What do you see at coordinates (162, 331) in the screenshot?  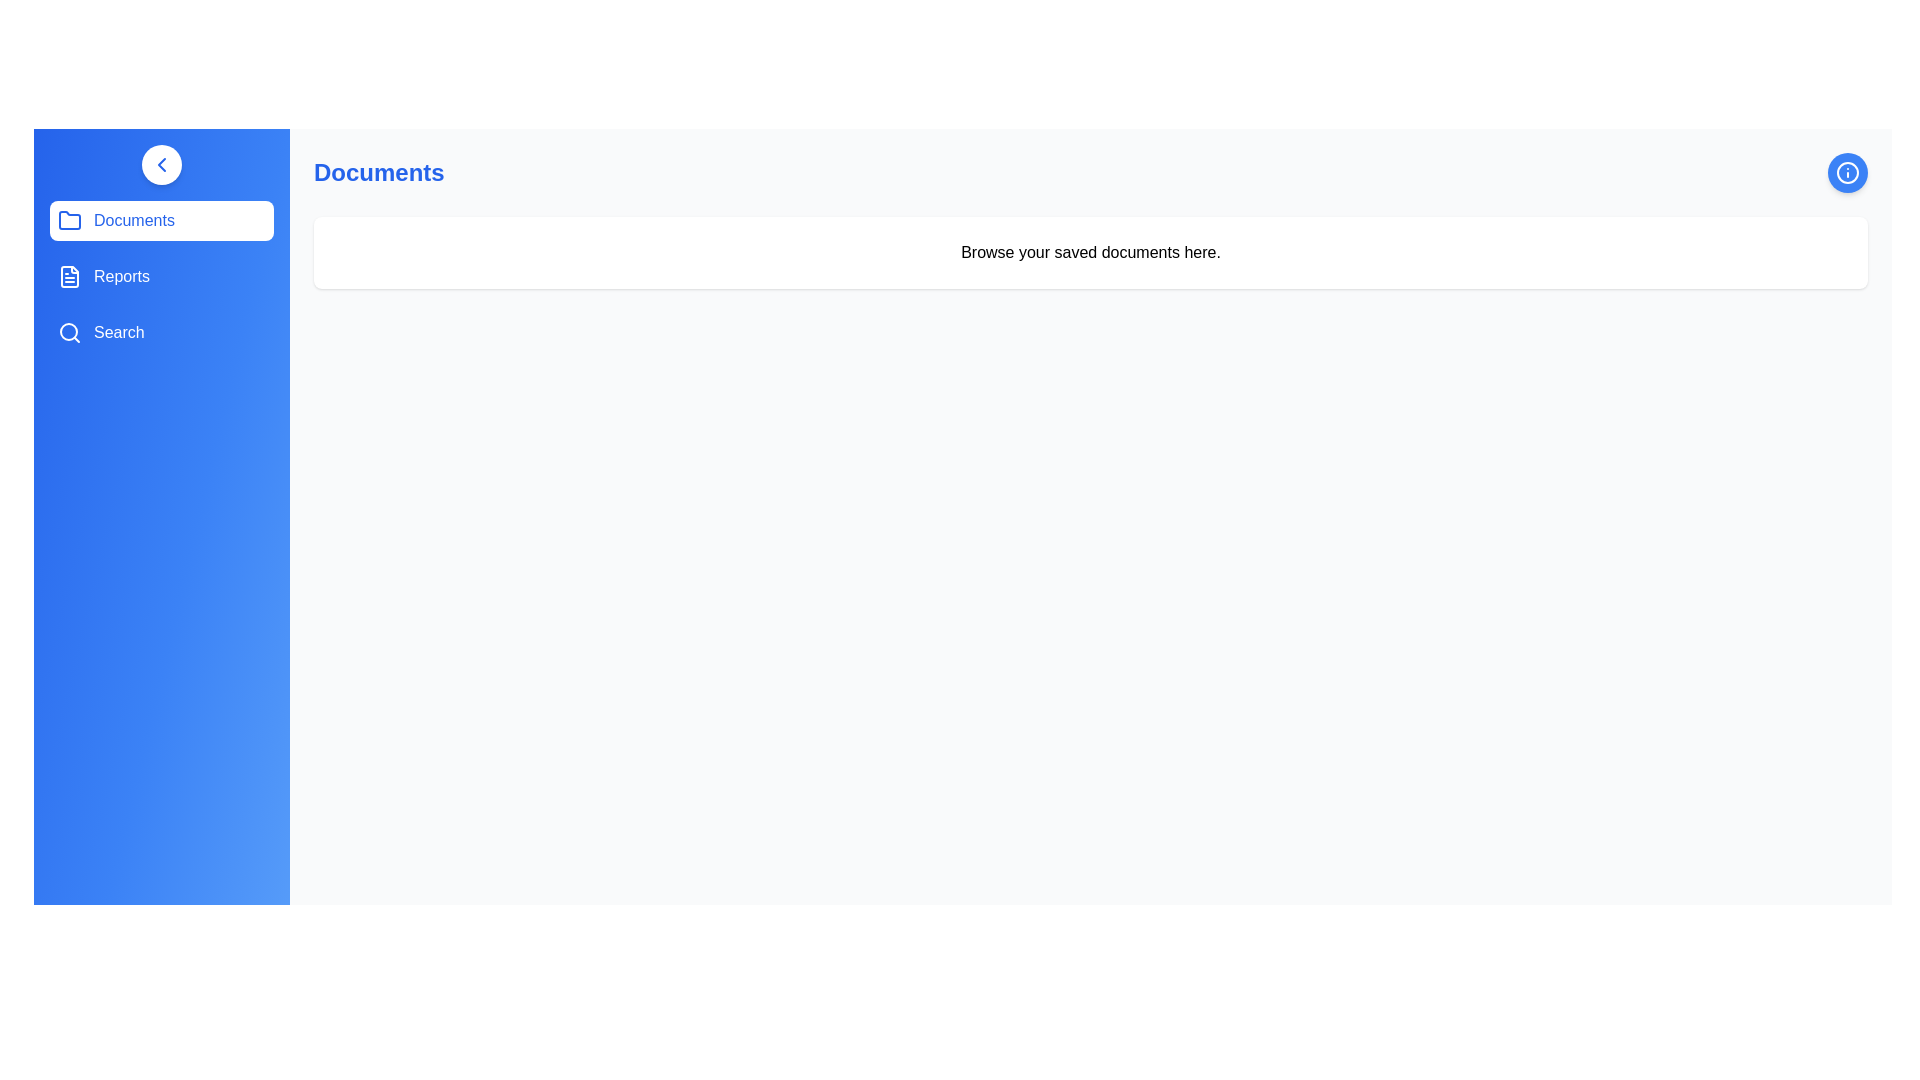 I see `the Search section from the drawer` at bounding box center [162, 331].